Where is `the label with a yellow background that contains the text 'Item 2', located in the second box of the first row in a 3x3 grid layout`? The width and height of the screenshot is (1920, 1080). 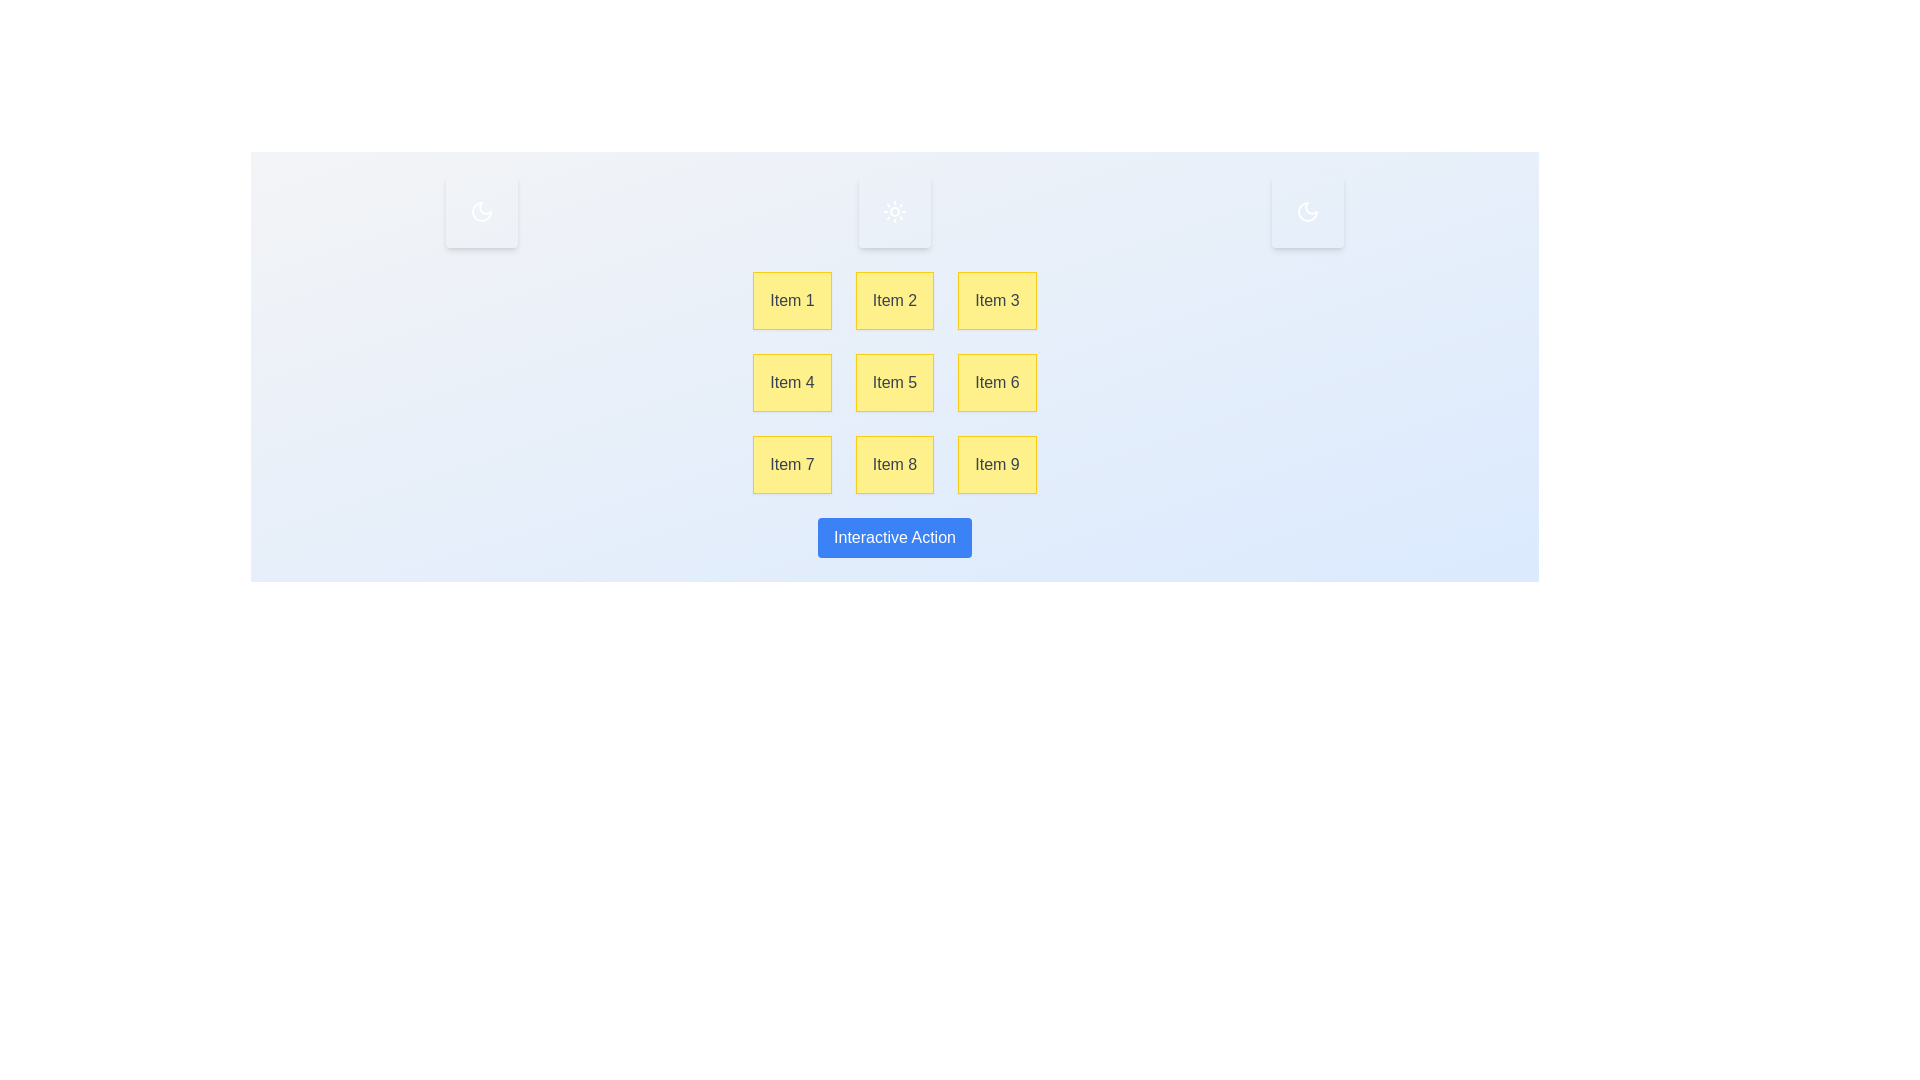 the label with a yellow background that contains the text 'Item 2', located in the second box of the first row in a 3x3 grid layout is located at coordinates (893, 300).